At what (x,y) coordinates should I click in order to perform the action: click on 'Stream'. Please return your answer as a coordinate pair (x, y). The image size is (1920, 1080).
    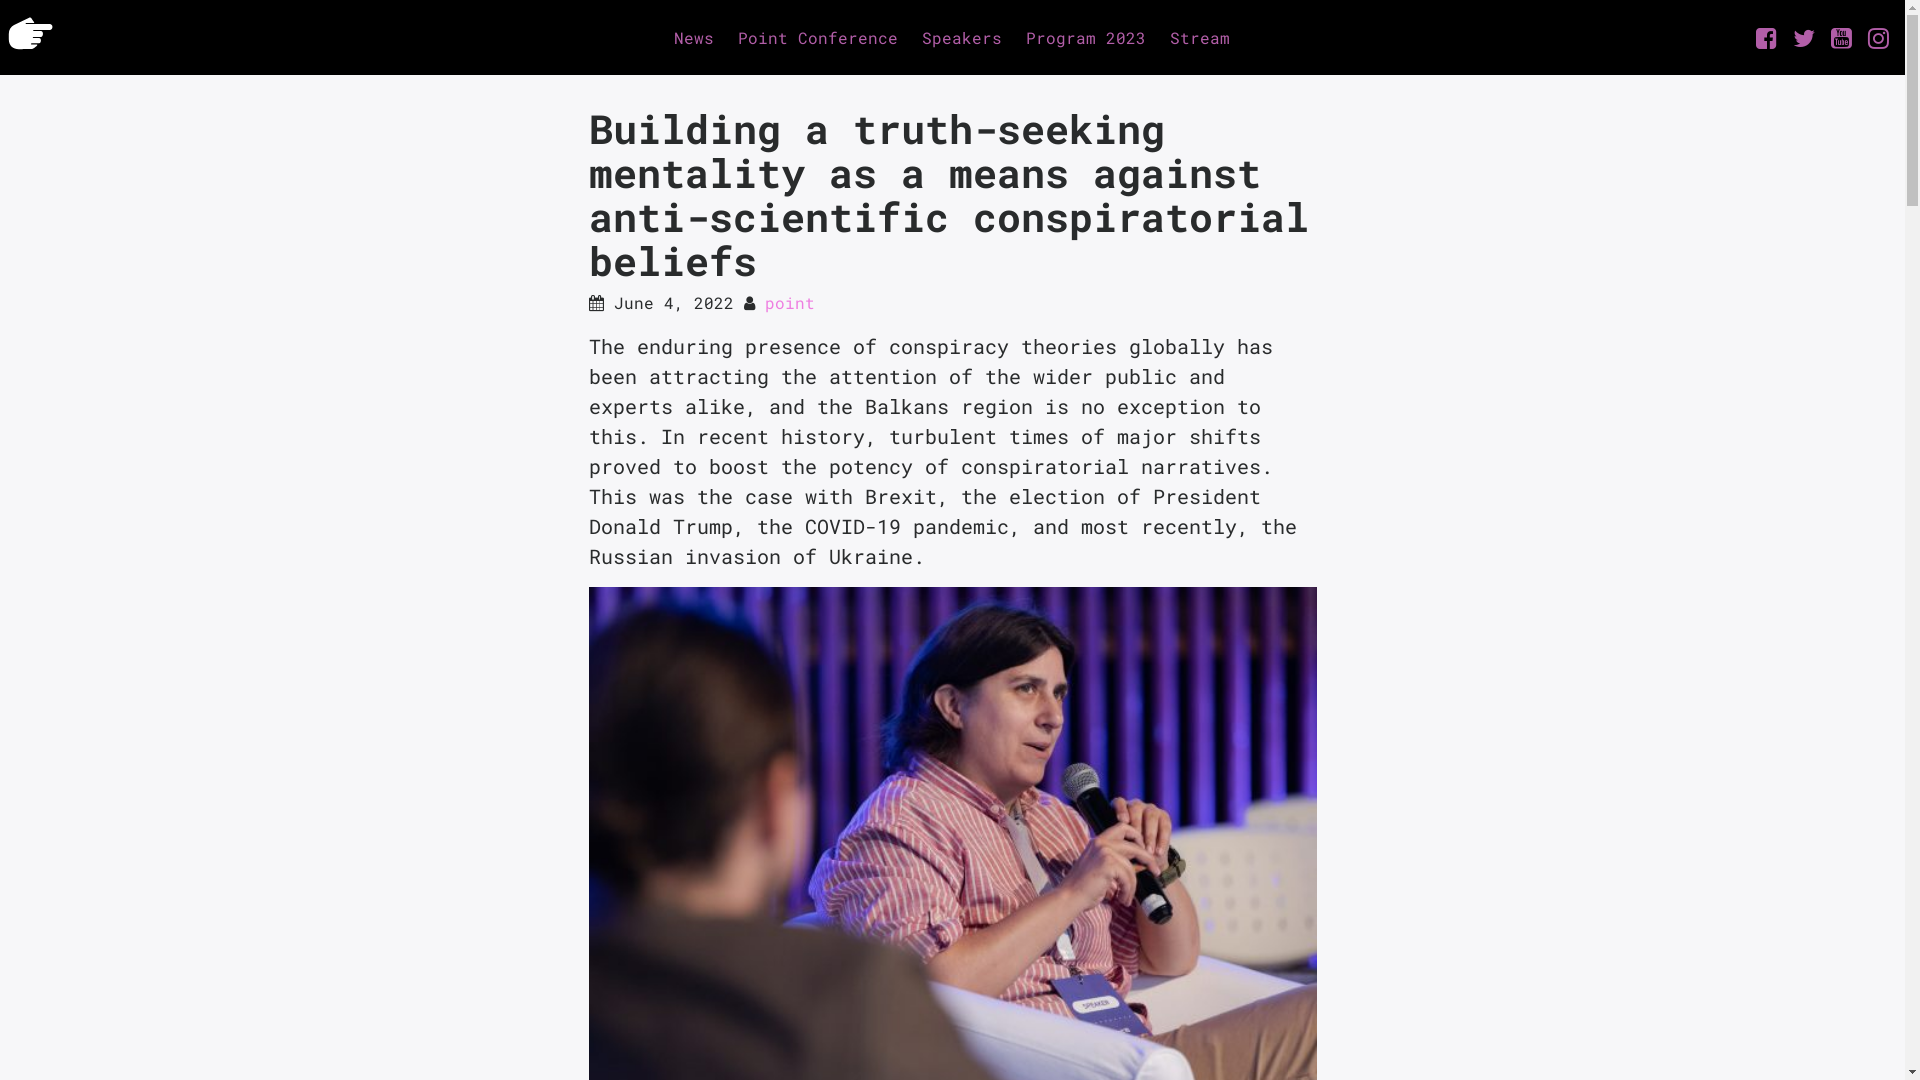
    Looking at the image, I should click on (1157, 37).